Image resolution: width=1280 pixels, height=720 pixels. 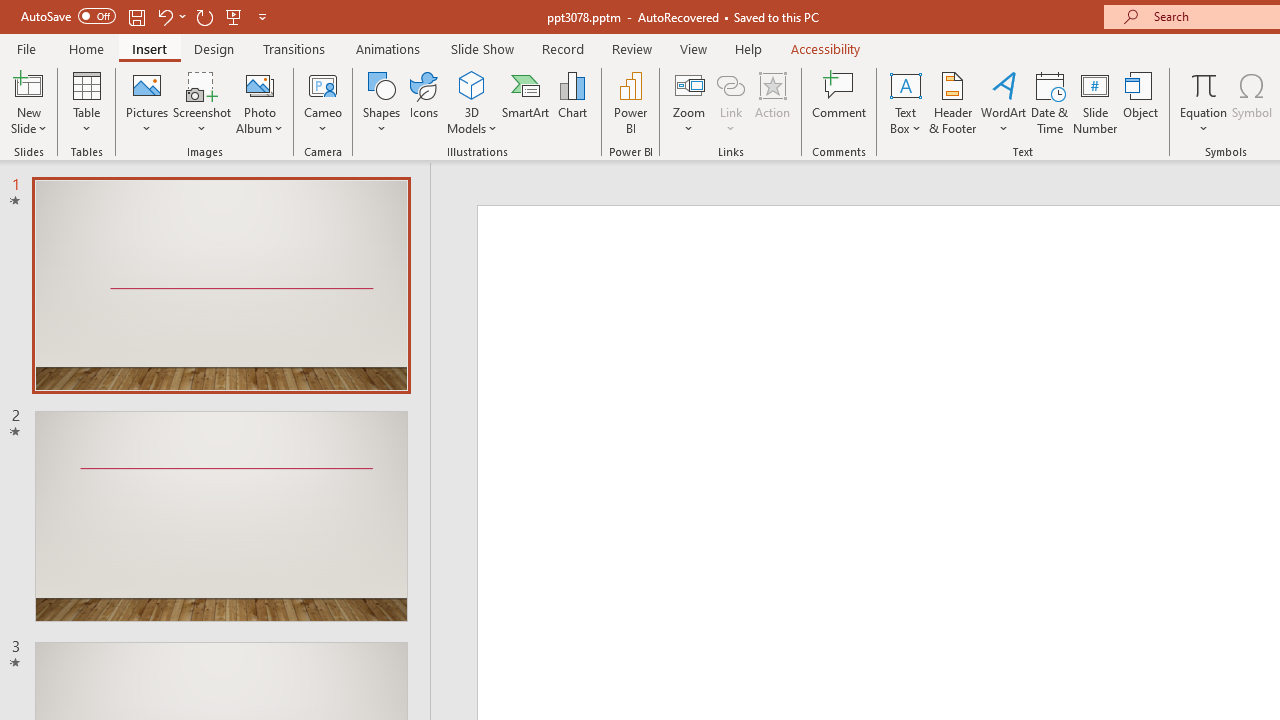 What do you see at coordinates (951, 103) in the screenshot?
I see `'Header & Footer...'` at bounding box center [951, 103].